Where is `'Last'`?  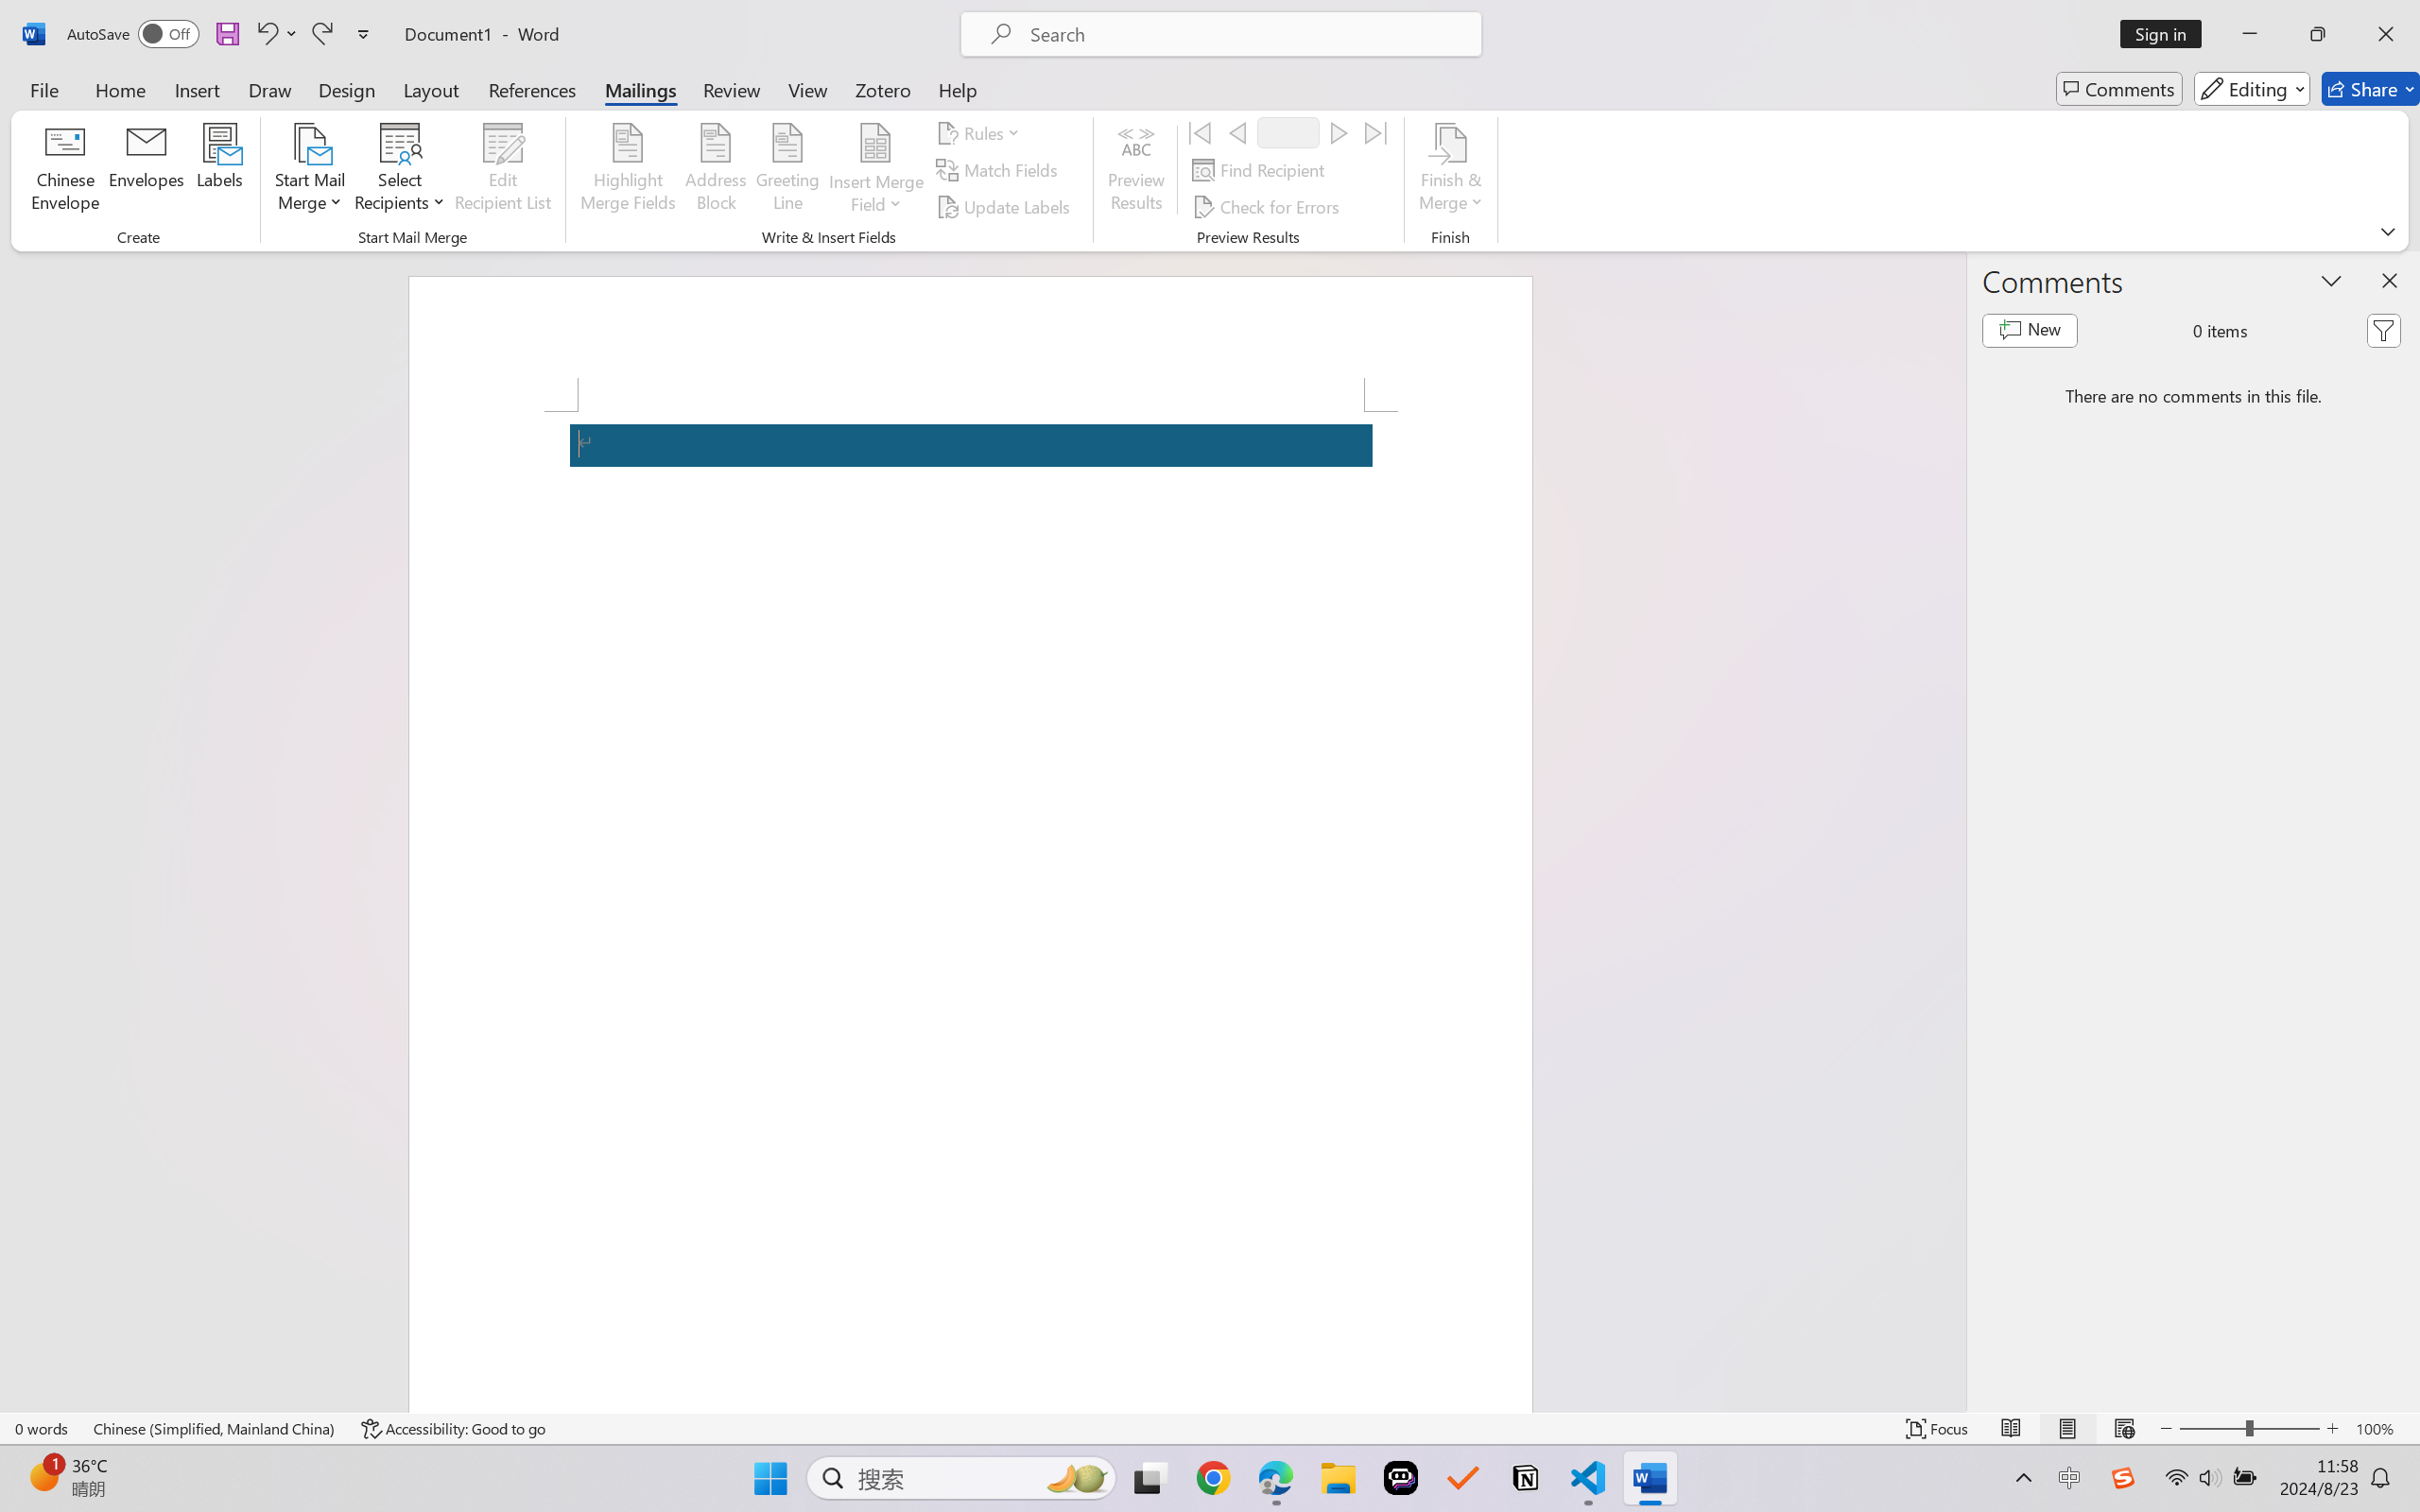 'Last' is located at coordinates (1376, 131).